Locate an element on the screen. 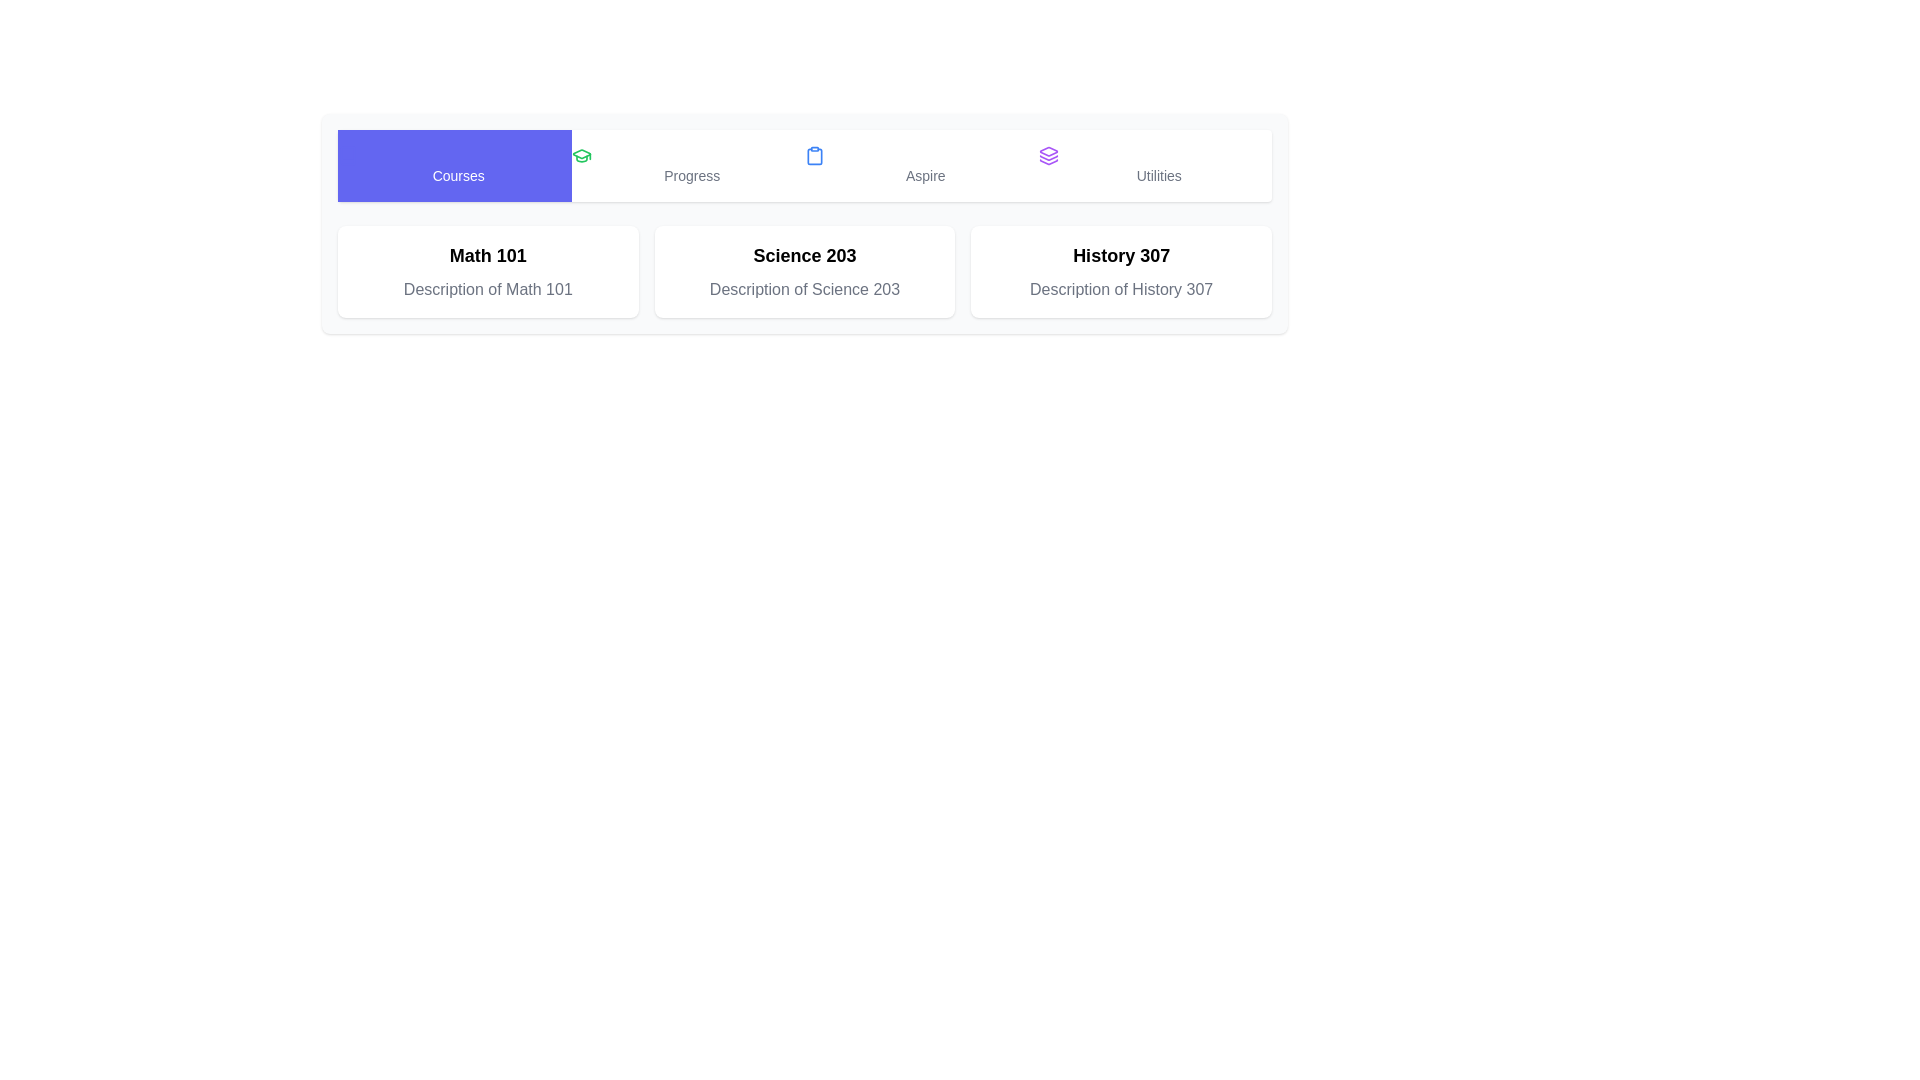 This screenshot has height=1080, width=1920. the 'Science 203' course information card, which is the second card in a row of three is located at coordinates (805, 272).